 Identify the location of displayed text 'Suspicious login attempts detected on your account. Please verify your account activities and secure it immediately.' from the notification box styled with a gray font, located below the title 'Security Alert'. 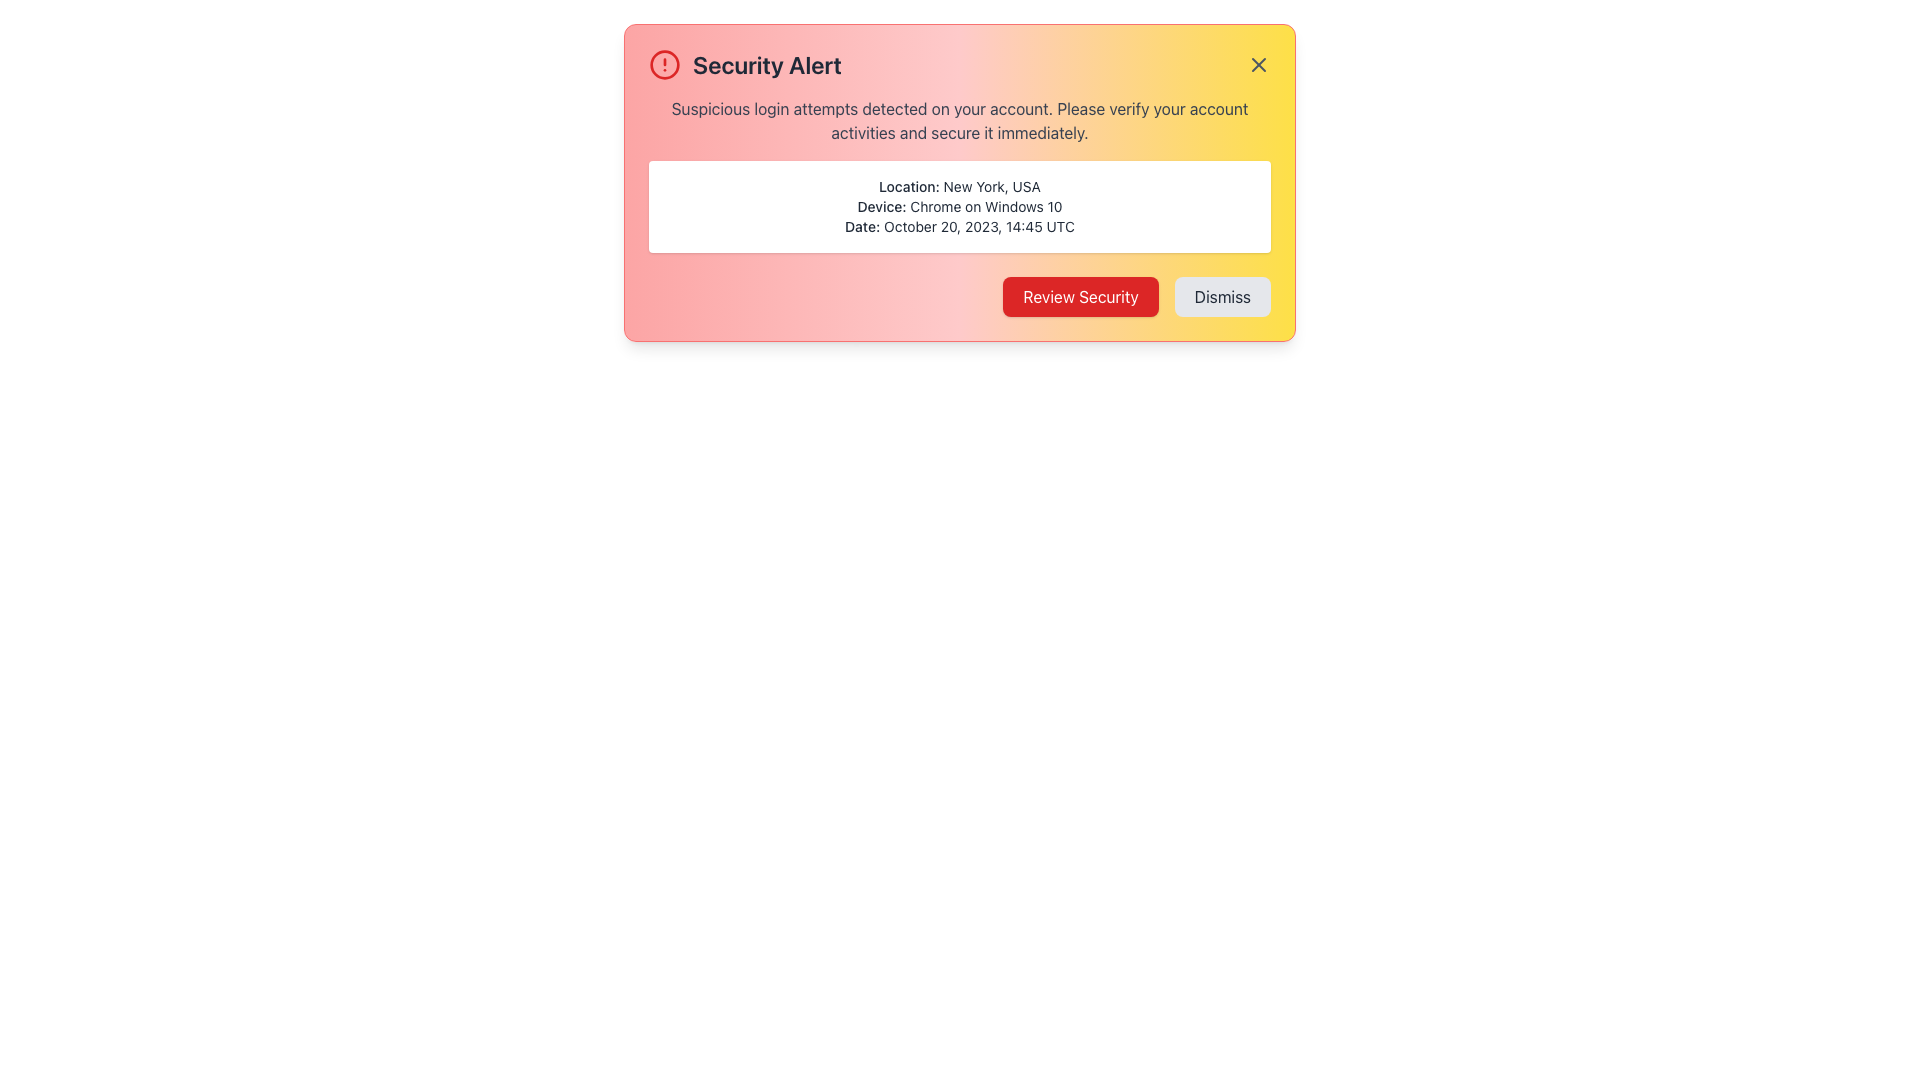
(960, 120).